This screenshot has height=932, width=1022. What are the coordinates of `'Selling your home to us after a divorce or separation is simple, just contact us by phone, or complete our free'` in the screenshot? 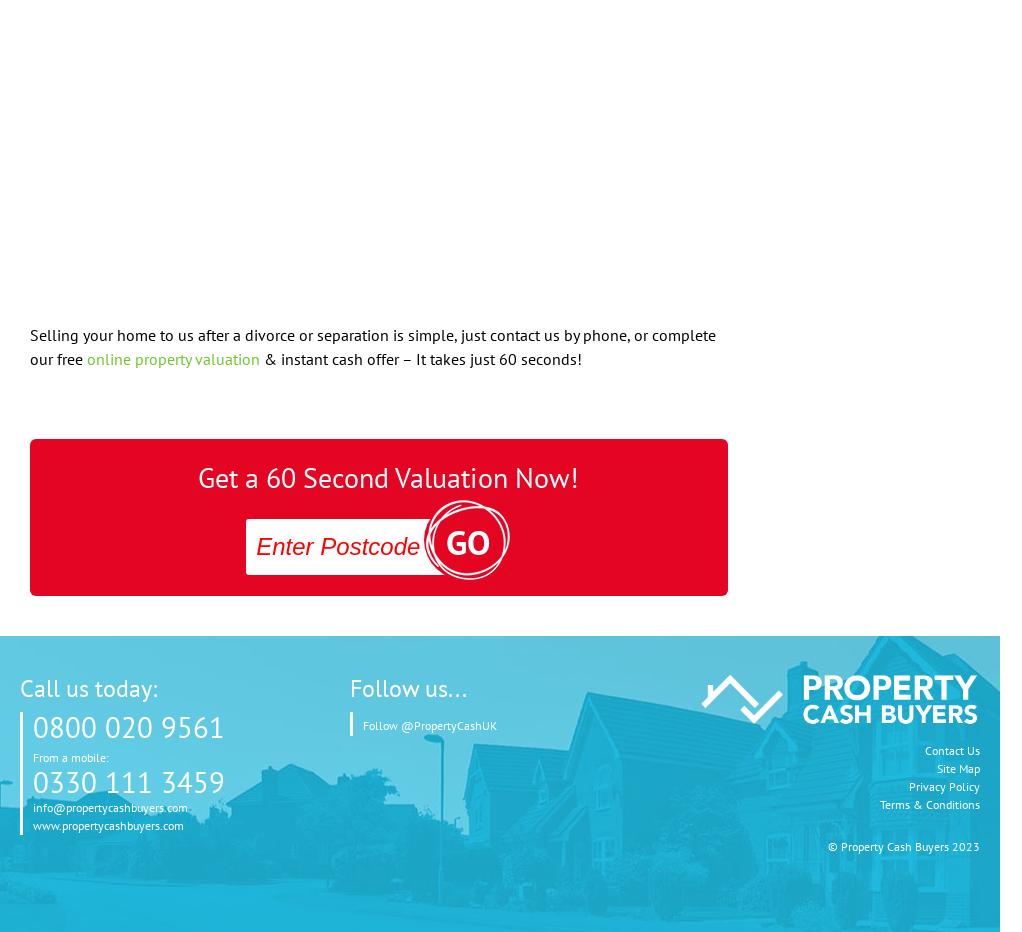 It's located at (372, 346).